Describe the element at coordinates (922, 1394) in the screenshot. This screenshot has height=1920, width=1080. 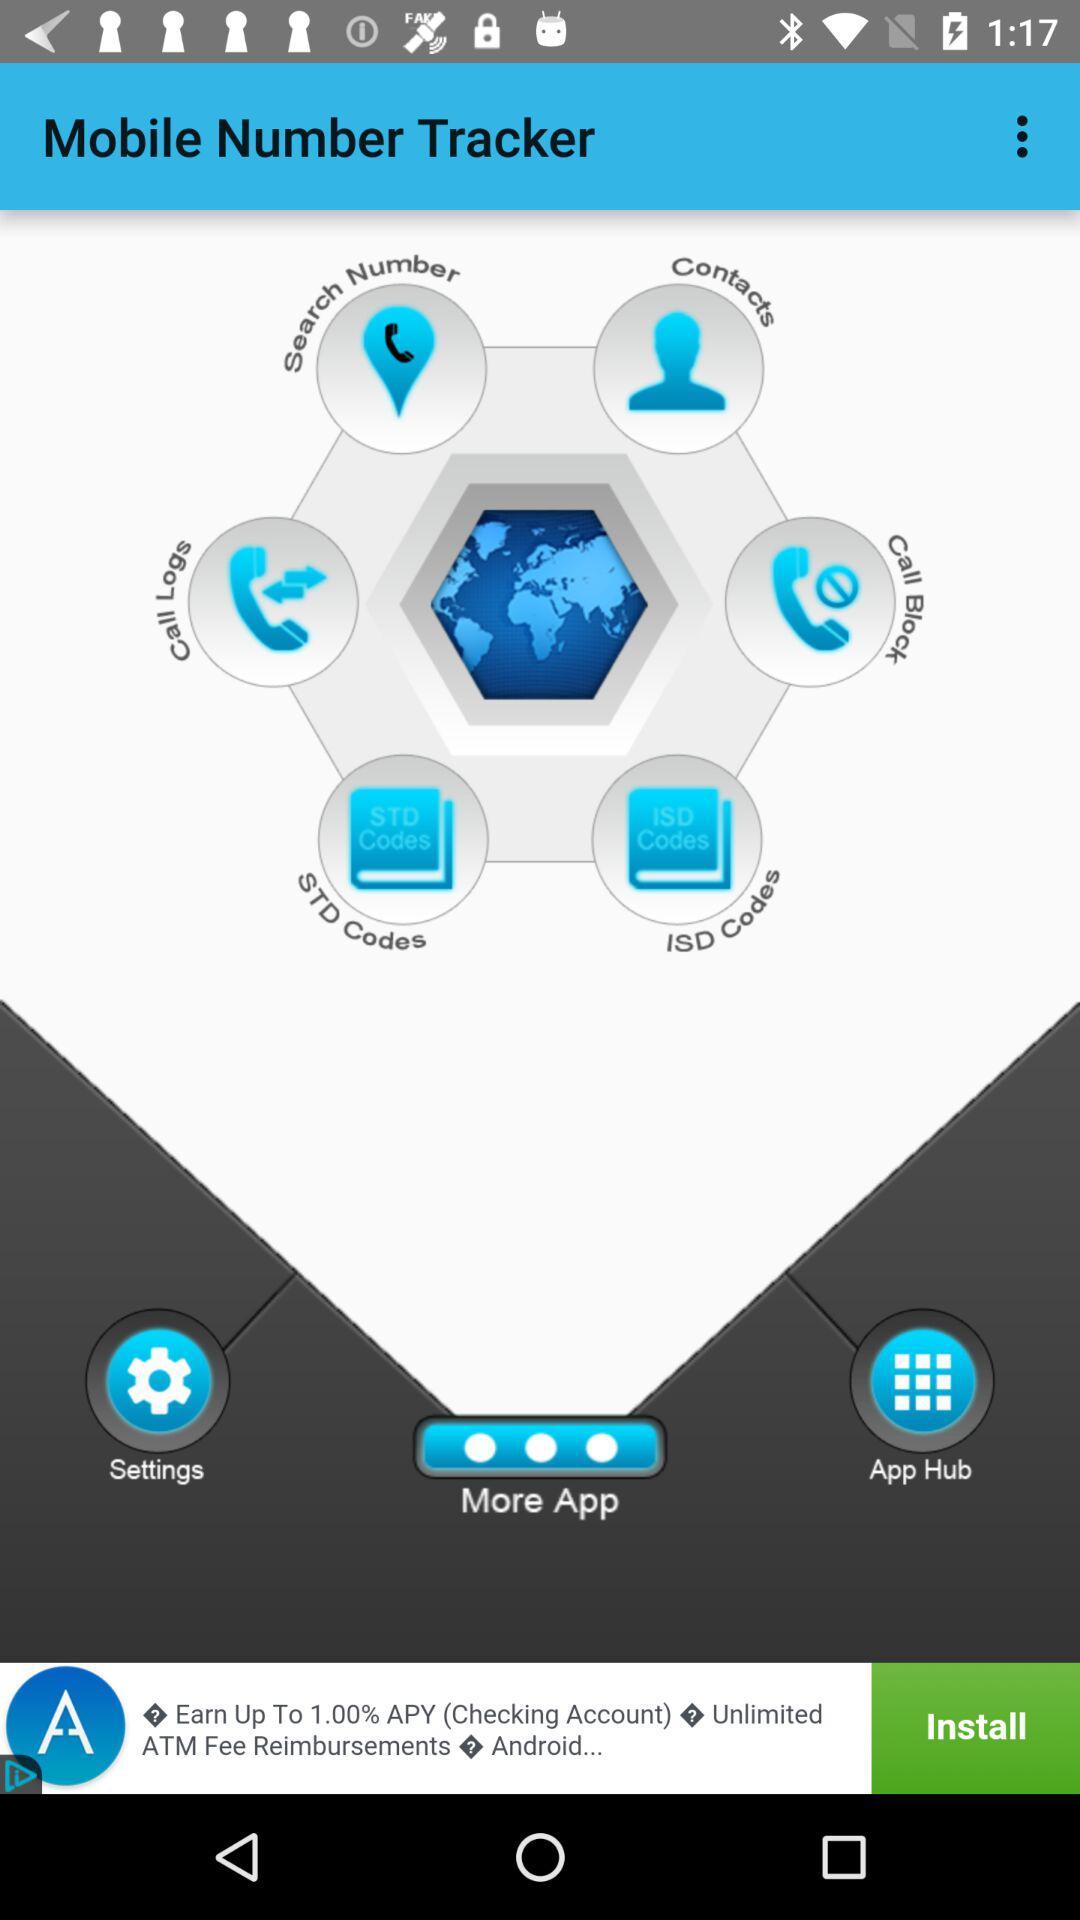
I see `app hub` at that location.